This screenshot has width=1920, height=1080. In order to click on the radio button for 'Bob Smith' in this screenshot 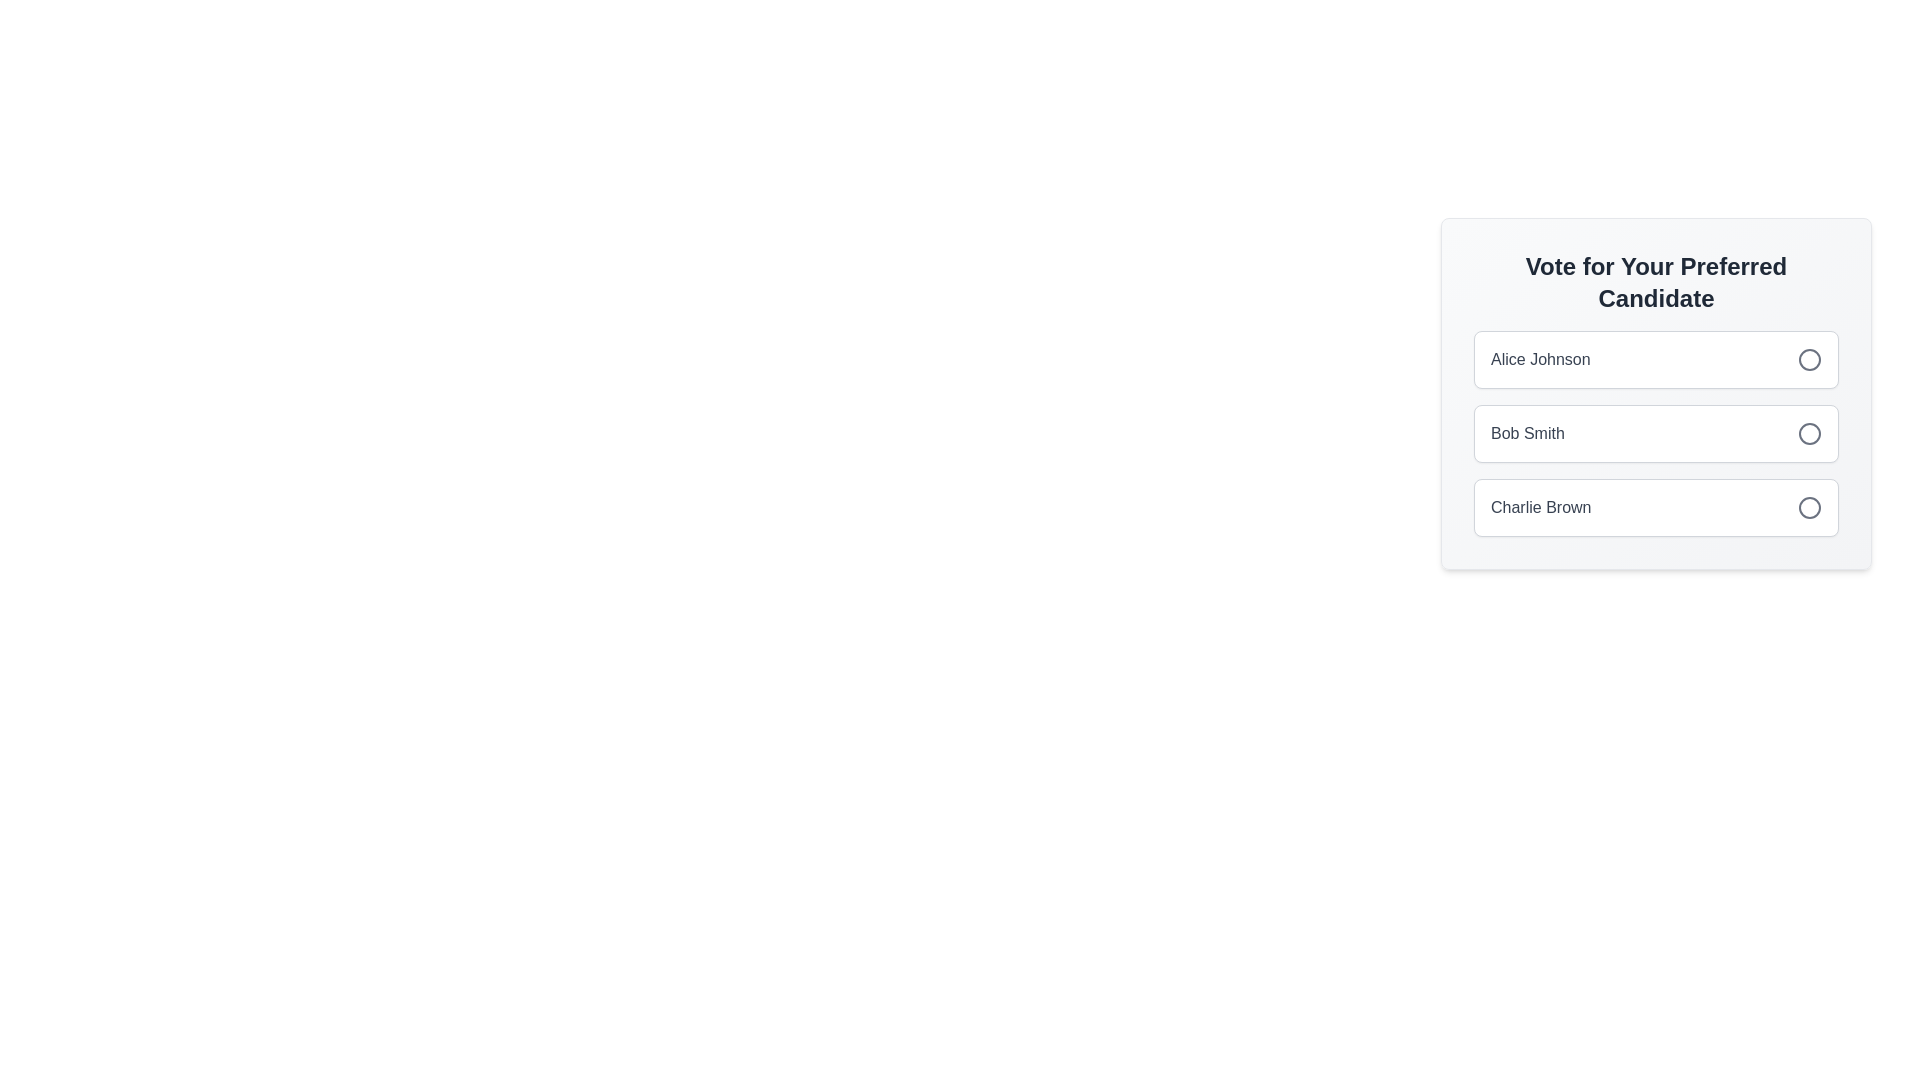, I will do `click(1809, 433)`.